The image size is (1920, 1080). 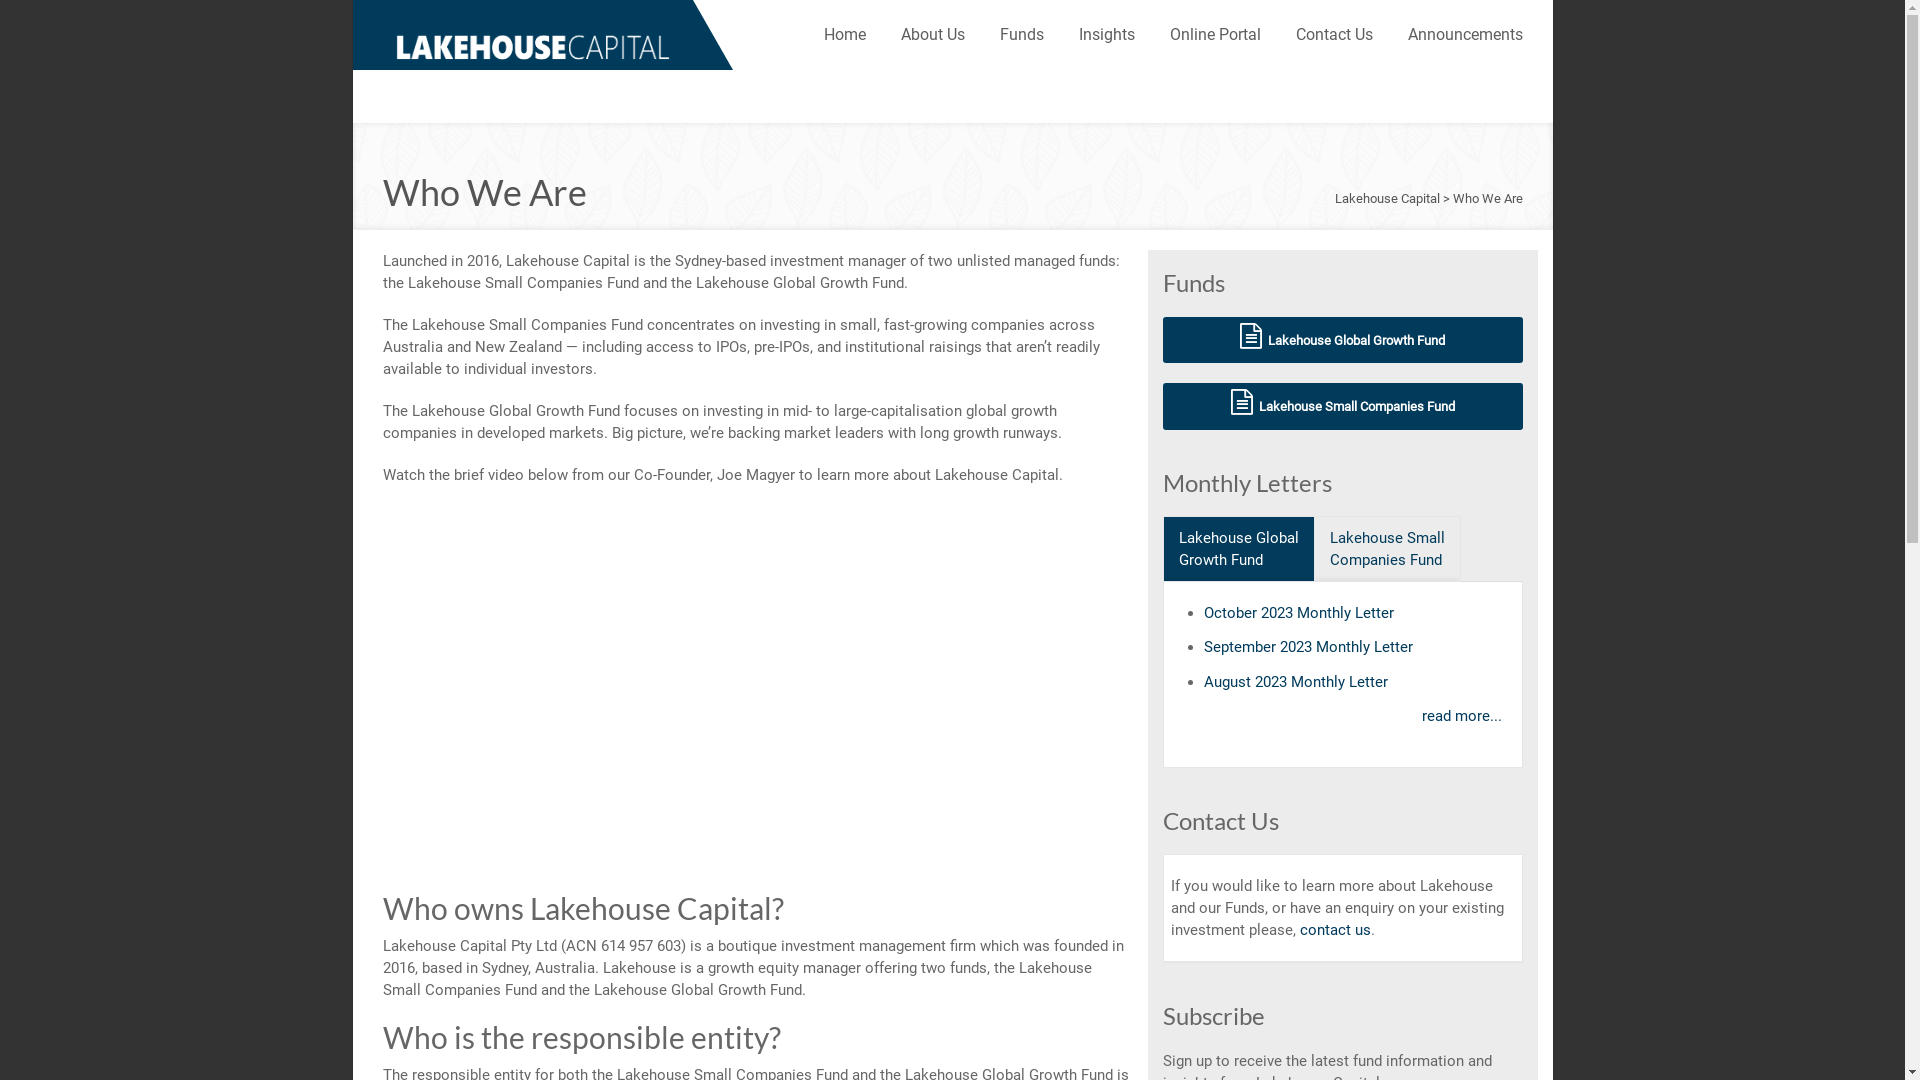 I want to click on '  Lakehouse Small Companies Fund', so click(x=1342, y=405).